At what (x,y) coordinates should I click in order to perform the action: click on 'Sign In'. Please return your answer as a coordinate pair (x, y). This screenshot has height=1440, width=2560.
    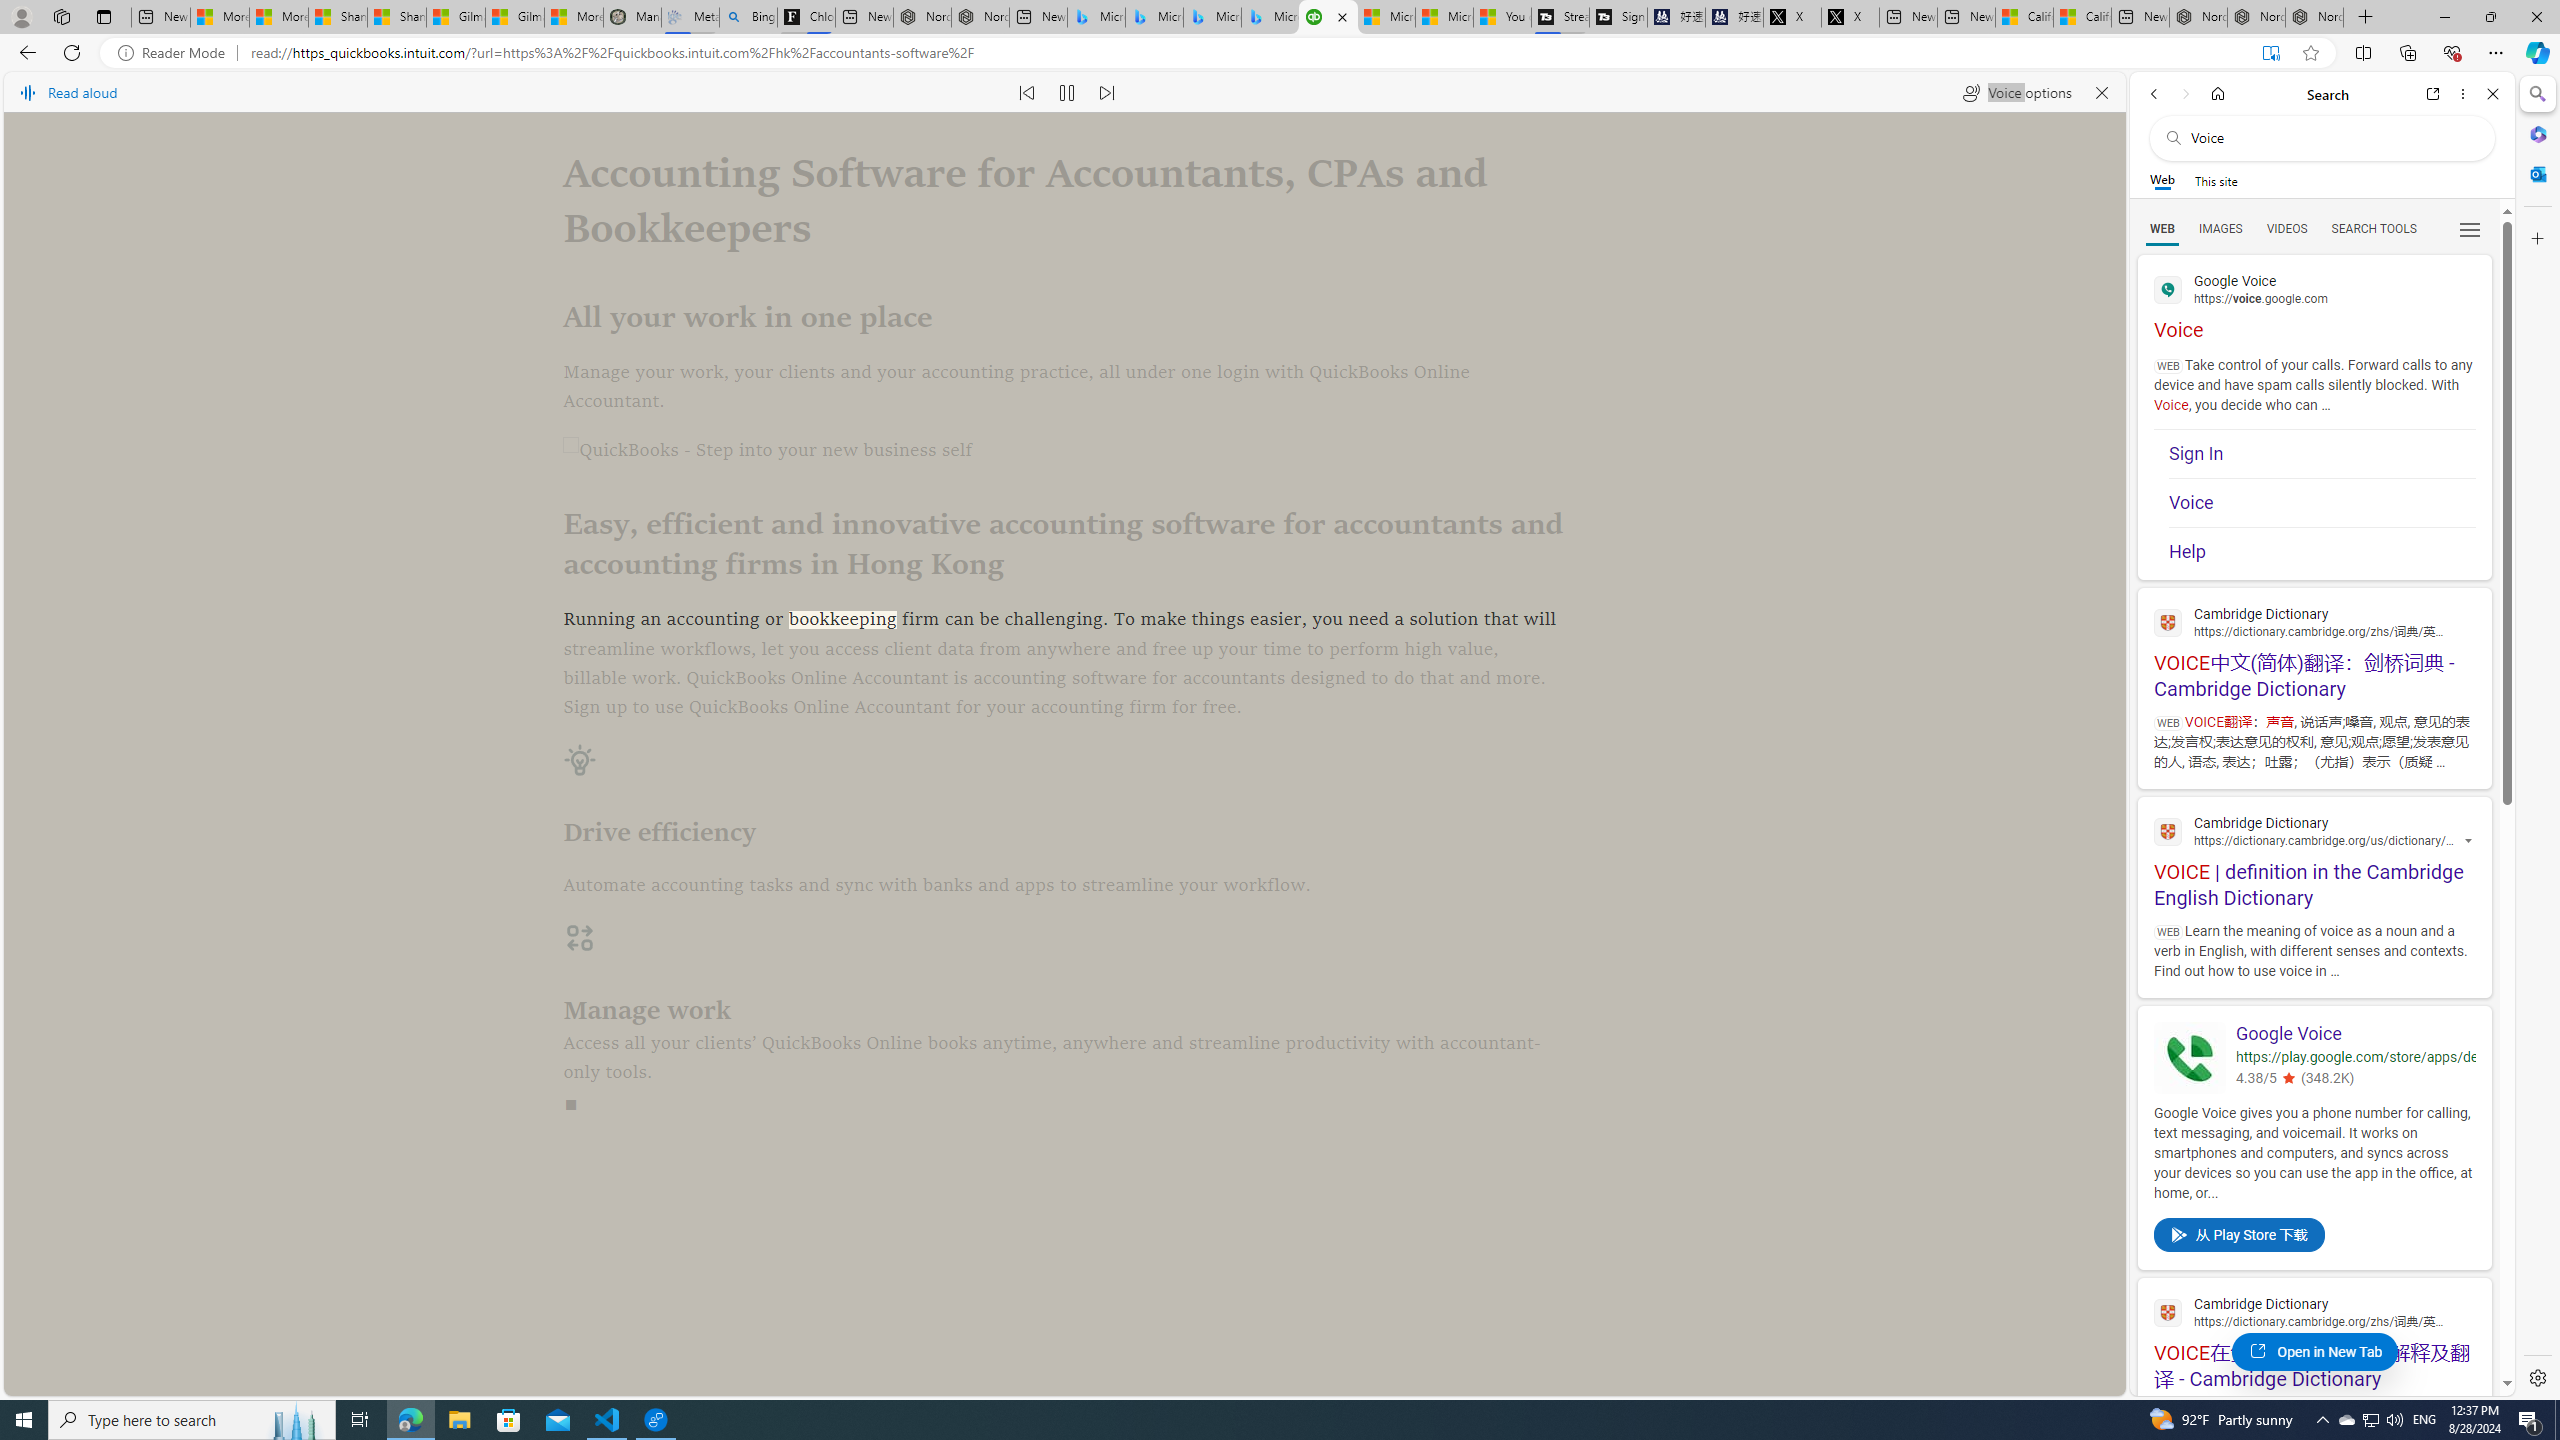
    Looking at the image, I should click on (2320, 455).